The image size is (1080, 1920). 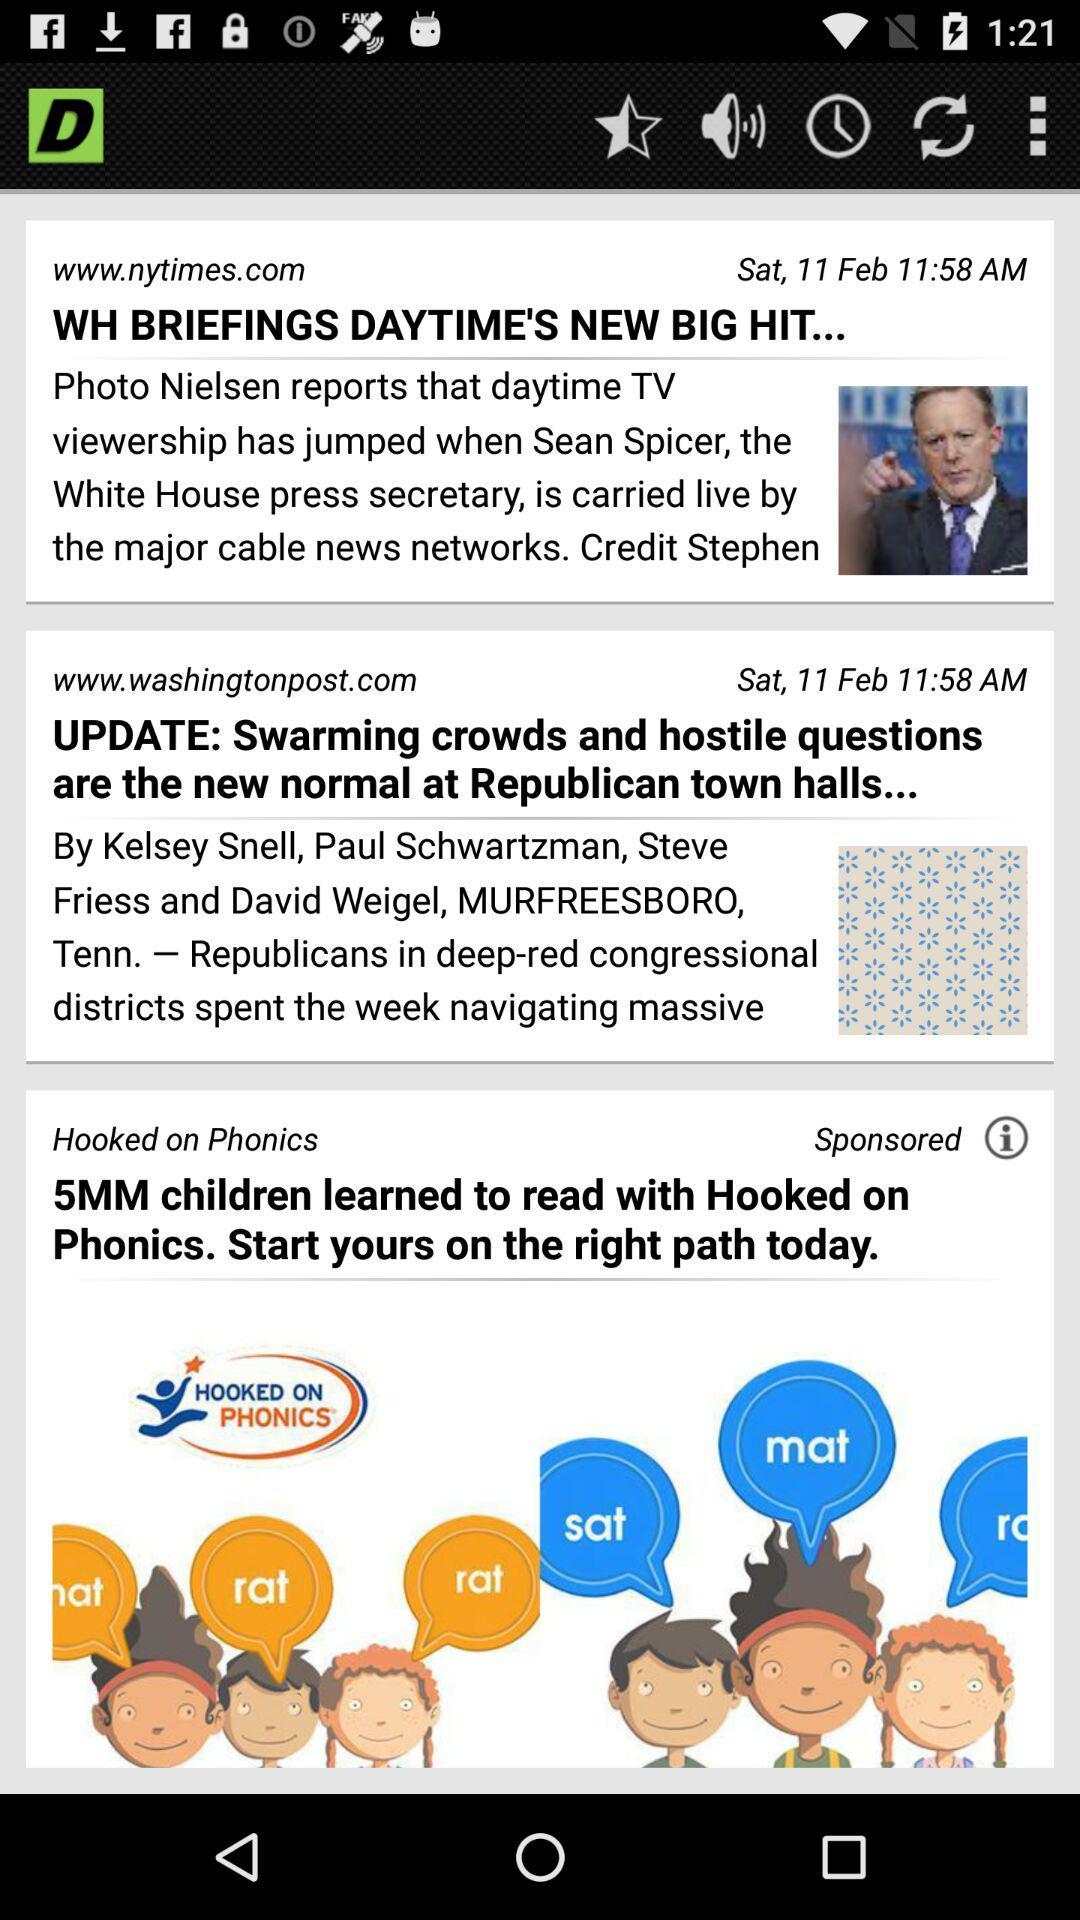 What do you see at coordinates (540, 757) in the screenshot?
I see `icon below the www.washingtonpost.com item` at bounding box center [540, 757].